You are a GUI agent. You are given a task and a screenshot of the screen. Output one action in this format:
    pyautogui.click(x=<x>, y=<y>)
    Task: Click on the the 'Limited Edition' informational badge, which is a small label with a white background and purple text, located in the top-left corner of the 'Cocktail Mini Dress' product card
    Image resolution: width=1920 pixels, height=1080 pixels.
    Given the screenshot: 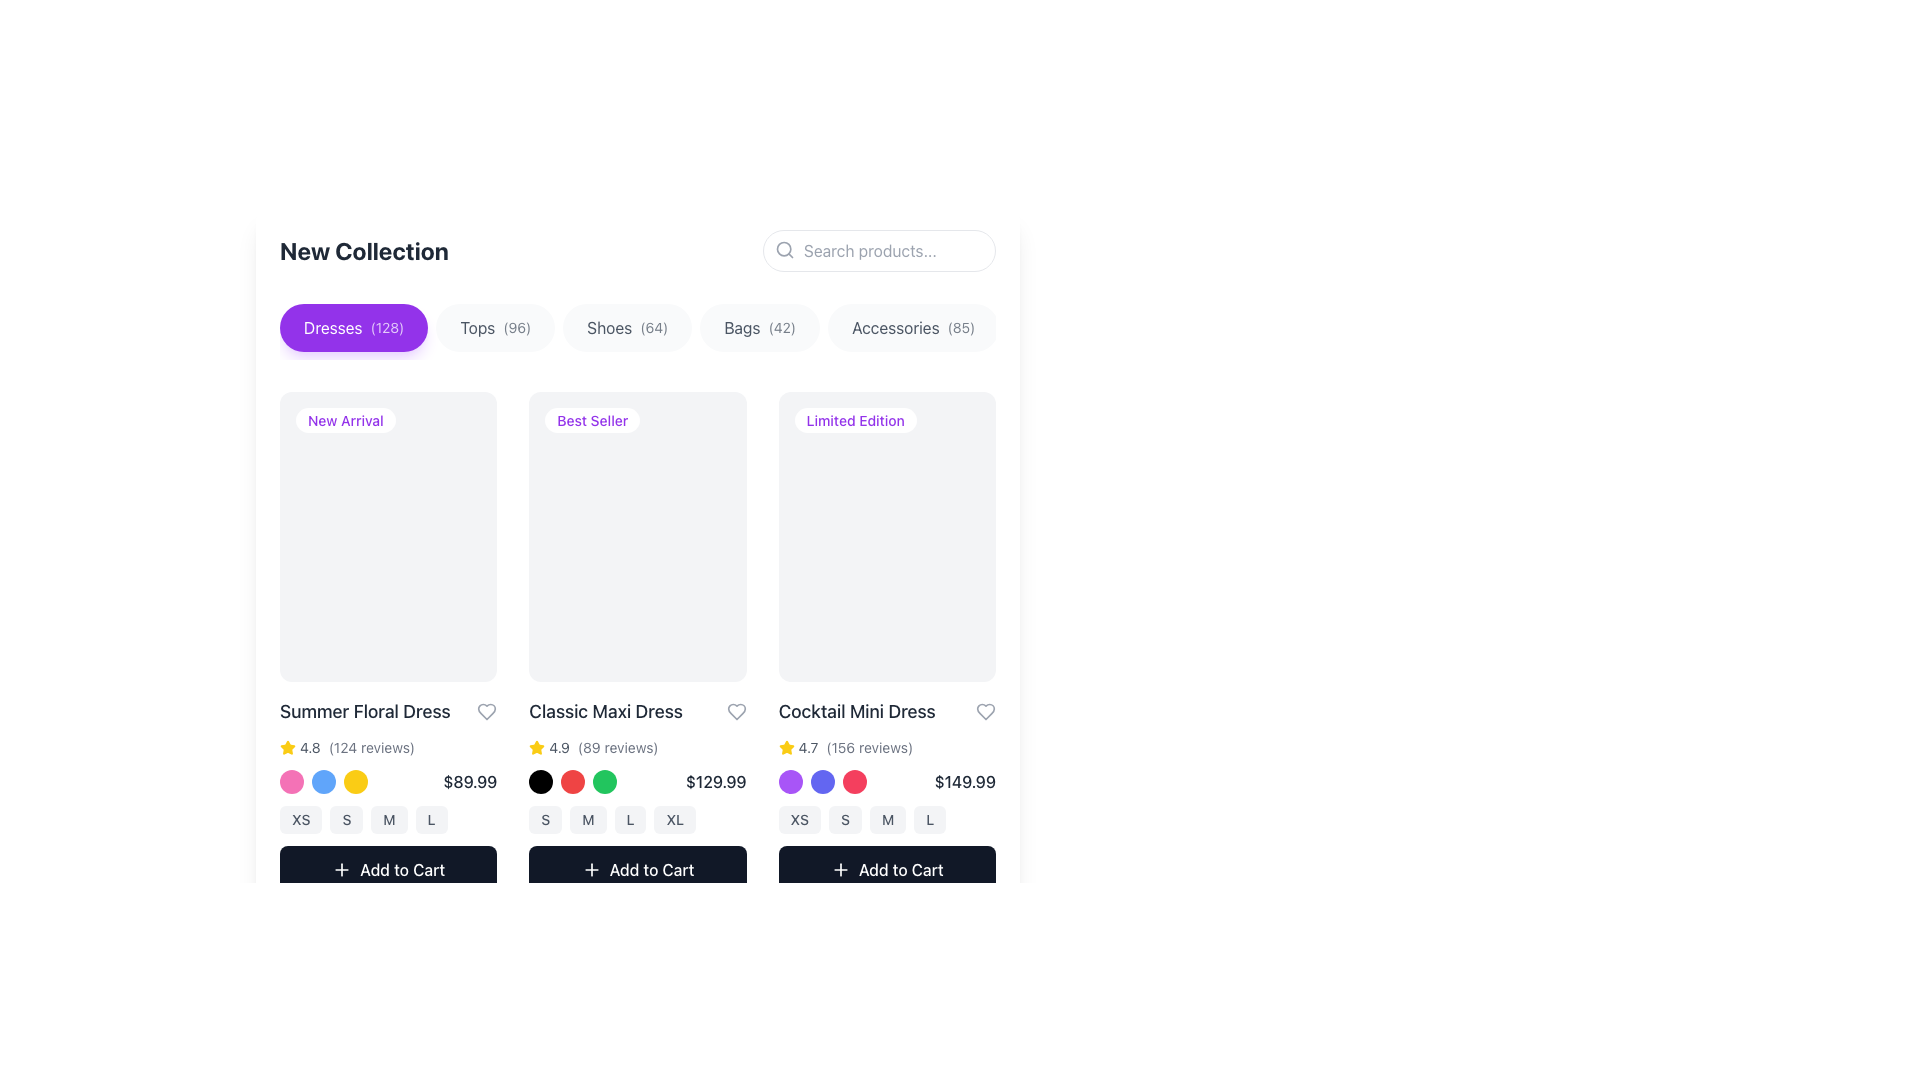 What is the action you would take?
    pyautogui.click(x=855, y=419)
    